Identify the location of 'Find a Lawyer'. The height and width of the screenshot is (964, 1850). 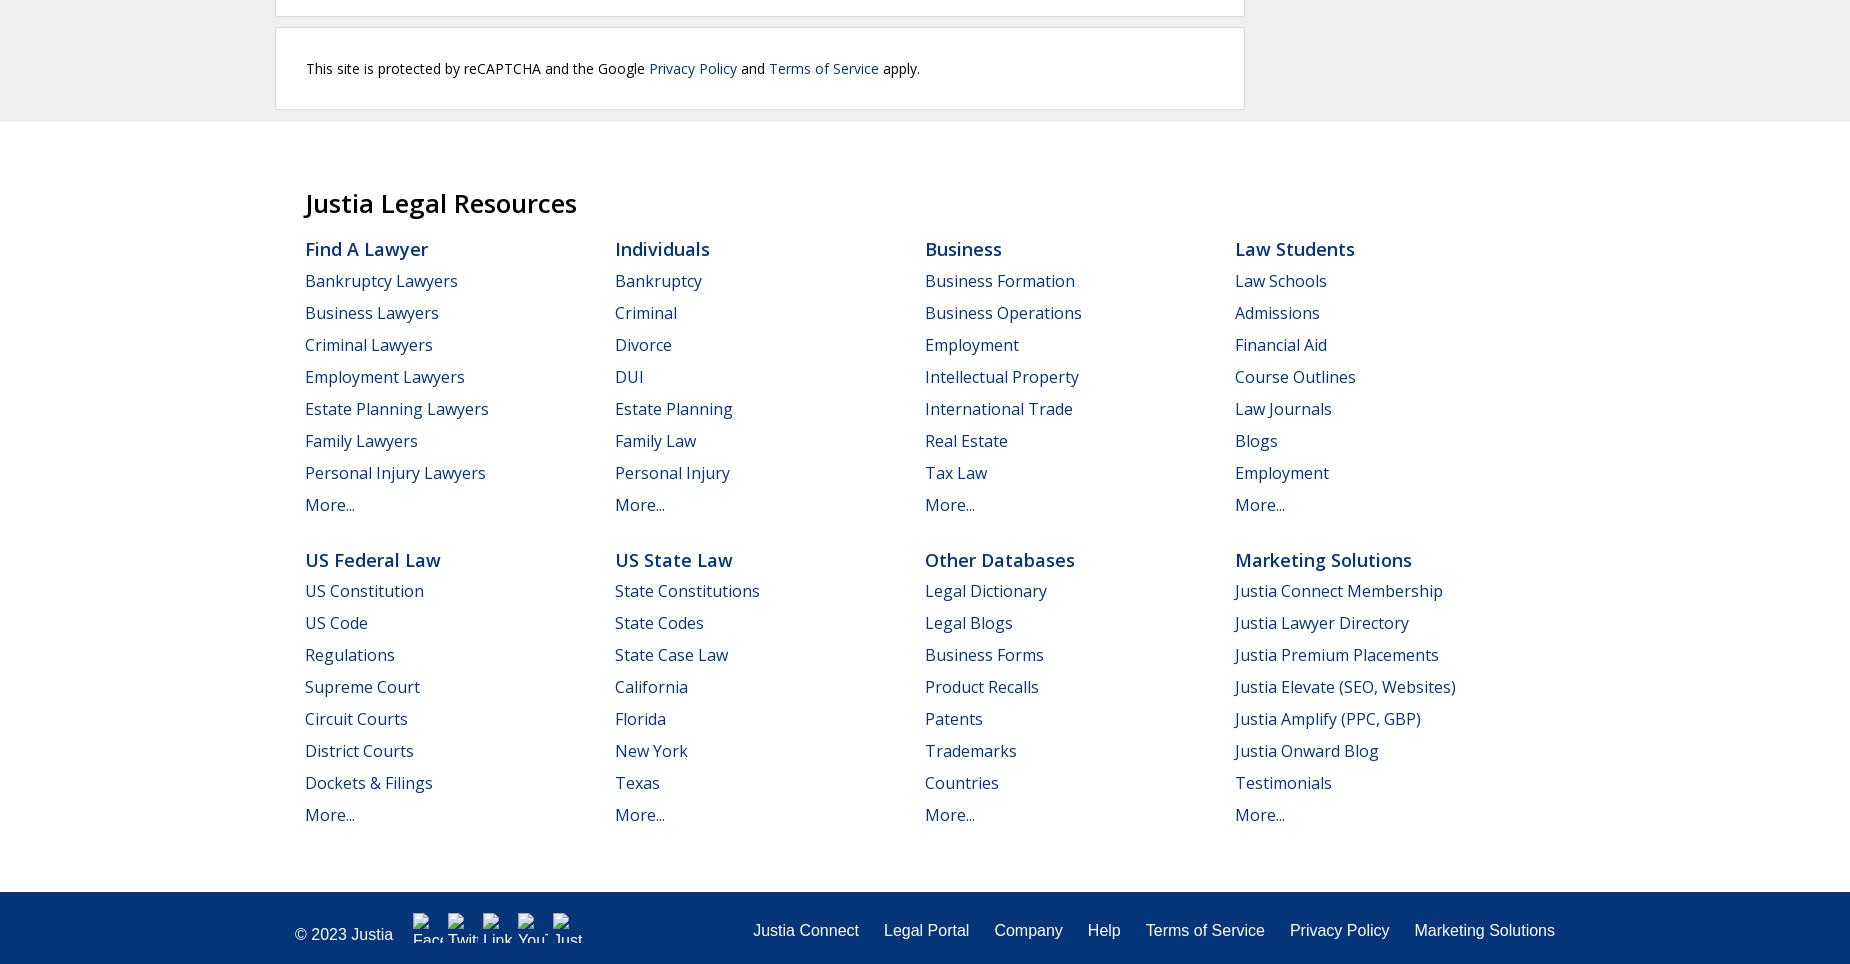
(365, 248).